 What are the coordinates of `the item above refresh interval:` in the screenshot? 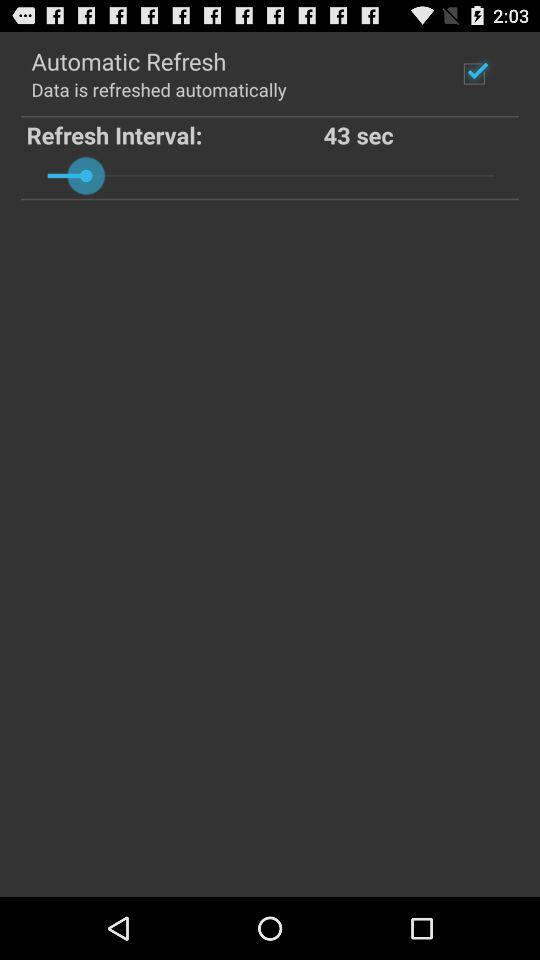 It's located at (157, 89).